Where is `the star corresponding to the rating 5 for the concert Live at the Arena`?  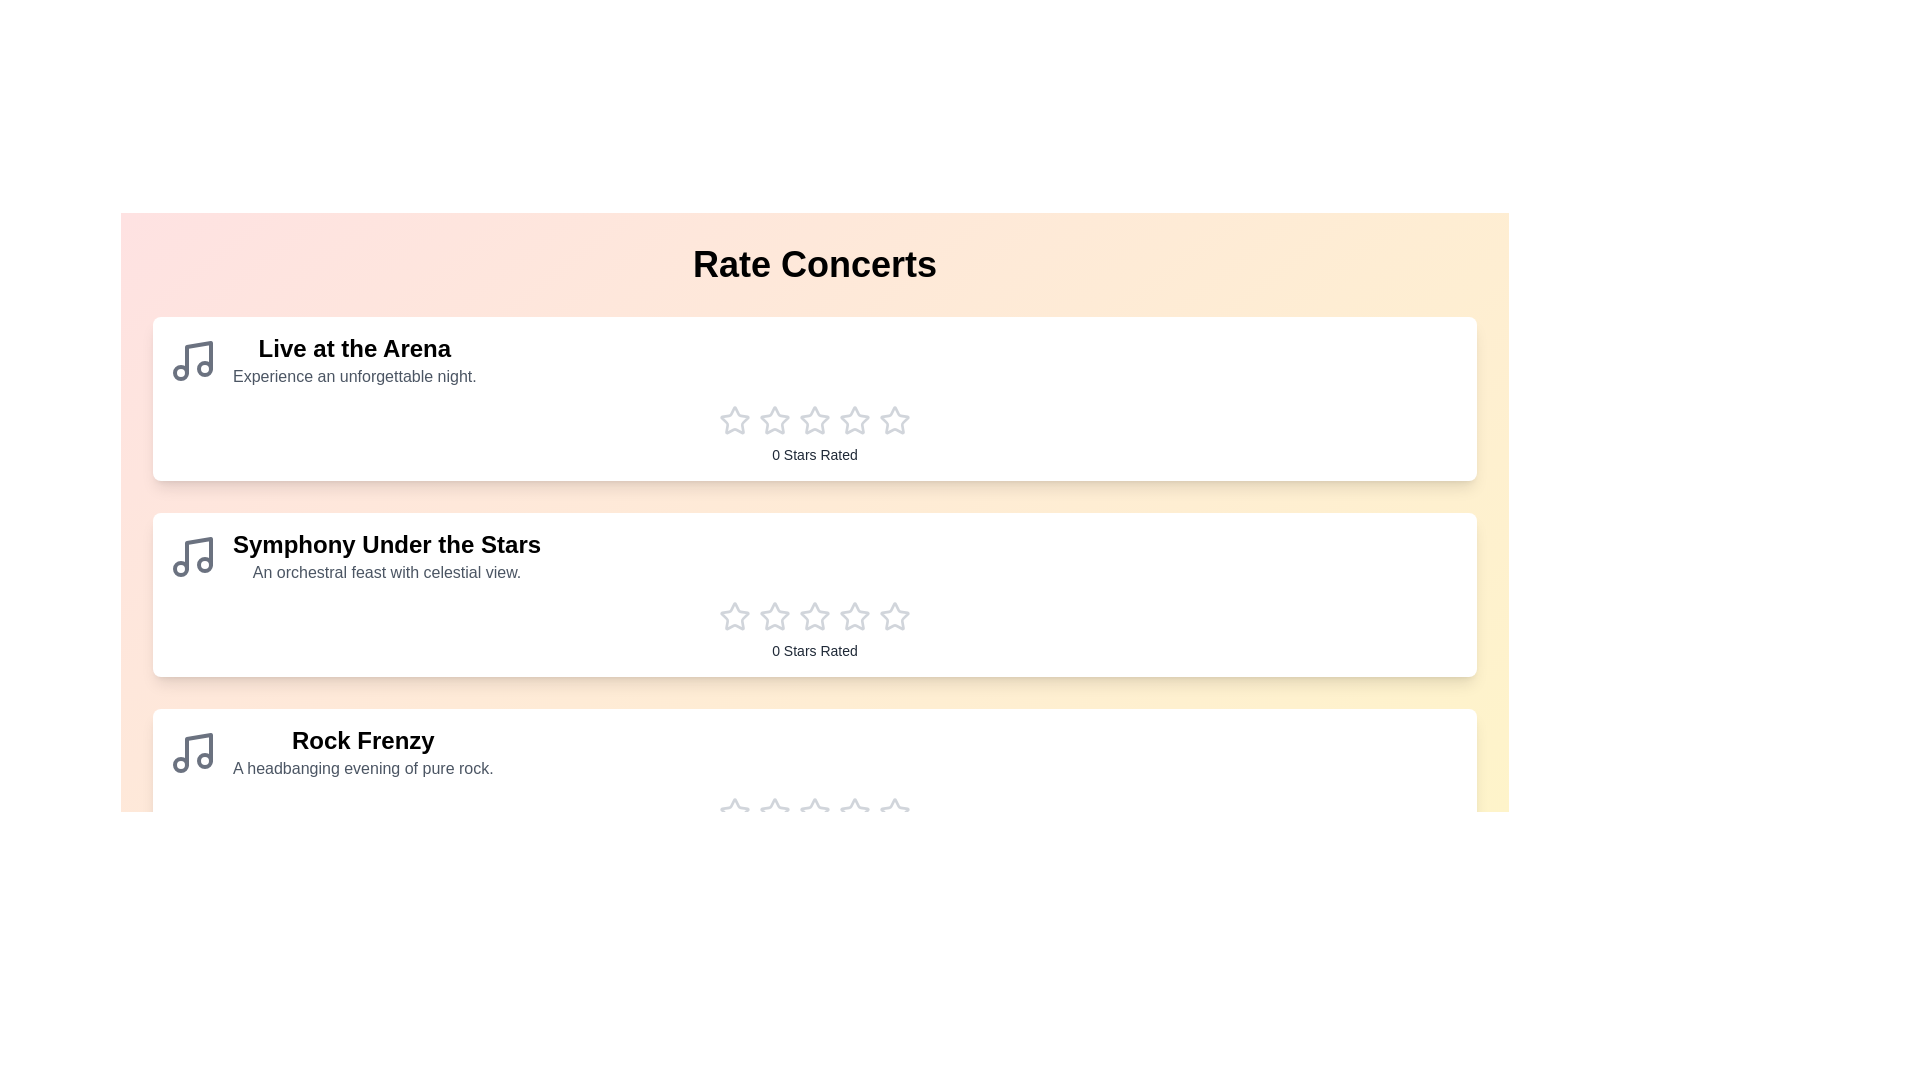
the star corresponding to the rating 5 for the concert Live at the Arena is located at coordinates (893, 419).